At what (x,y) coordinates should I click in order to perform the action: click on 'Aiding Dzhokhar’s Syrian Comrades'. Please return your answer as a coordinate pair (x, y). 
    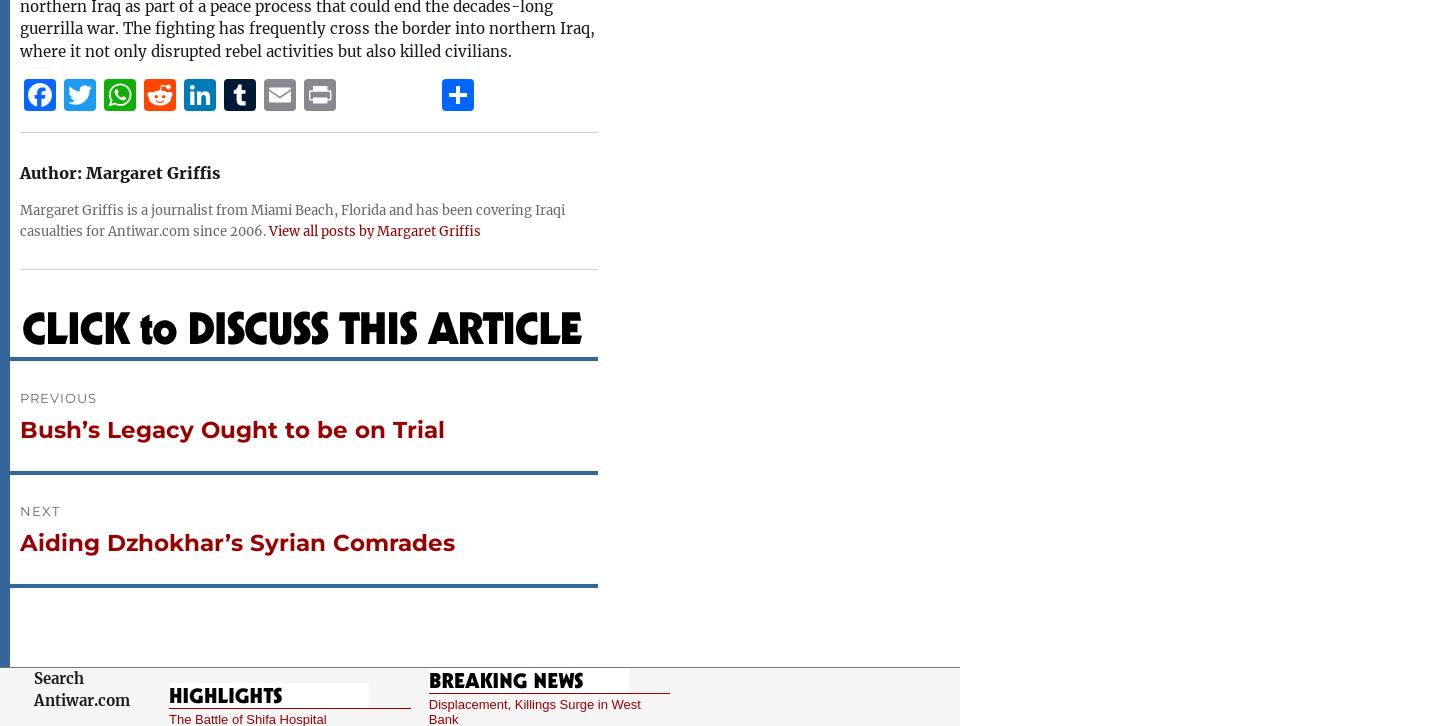
    Looking at the image, I should click on (19, 542).